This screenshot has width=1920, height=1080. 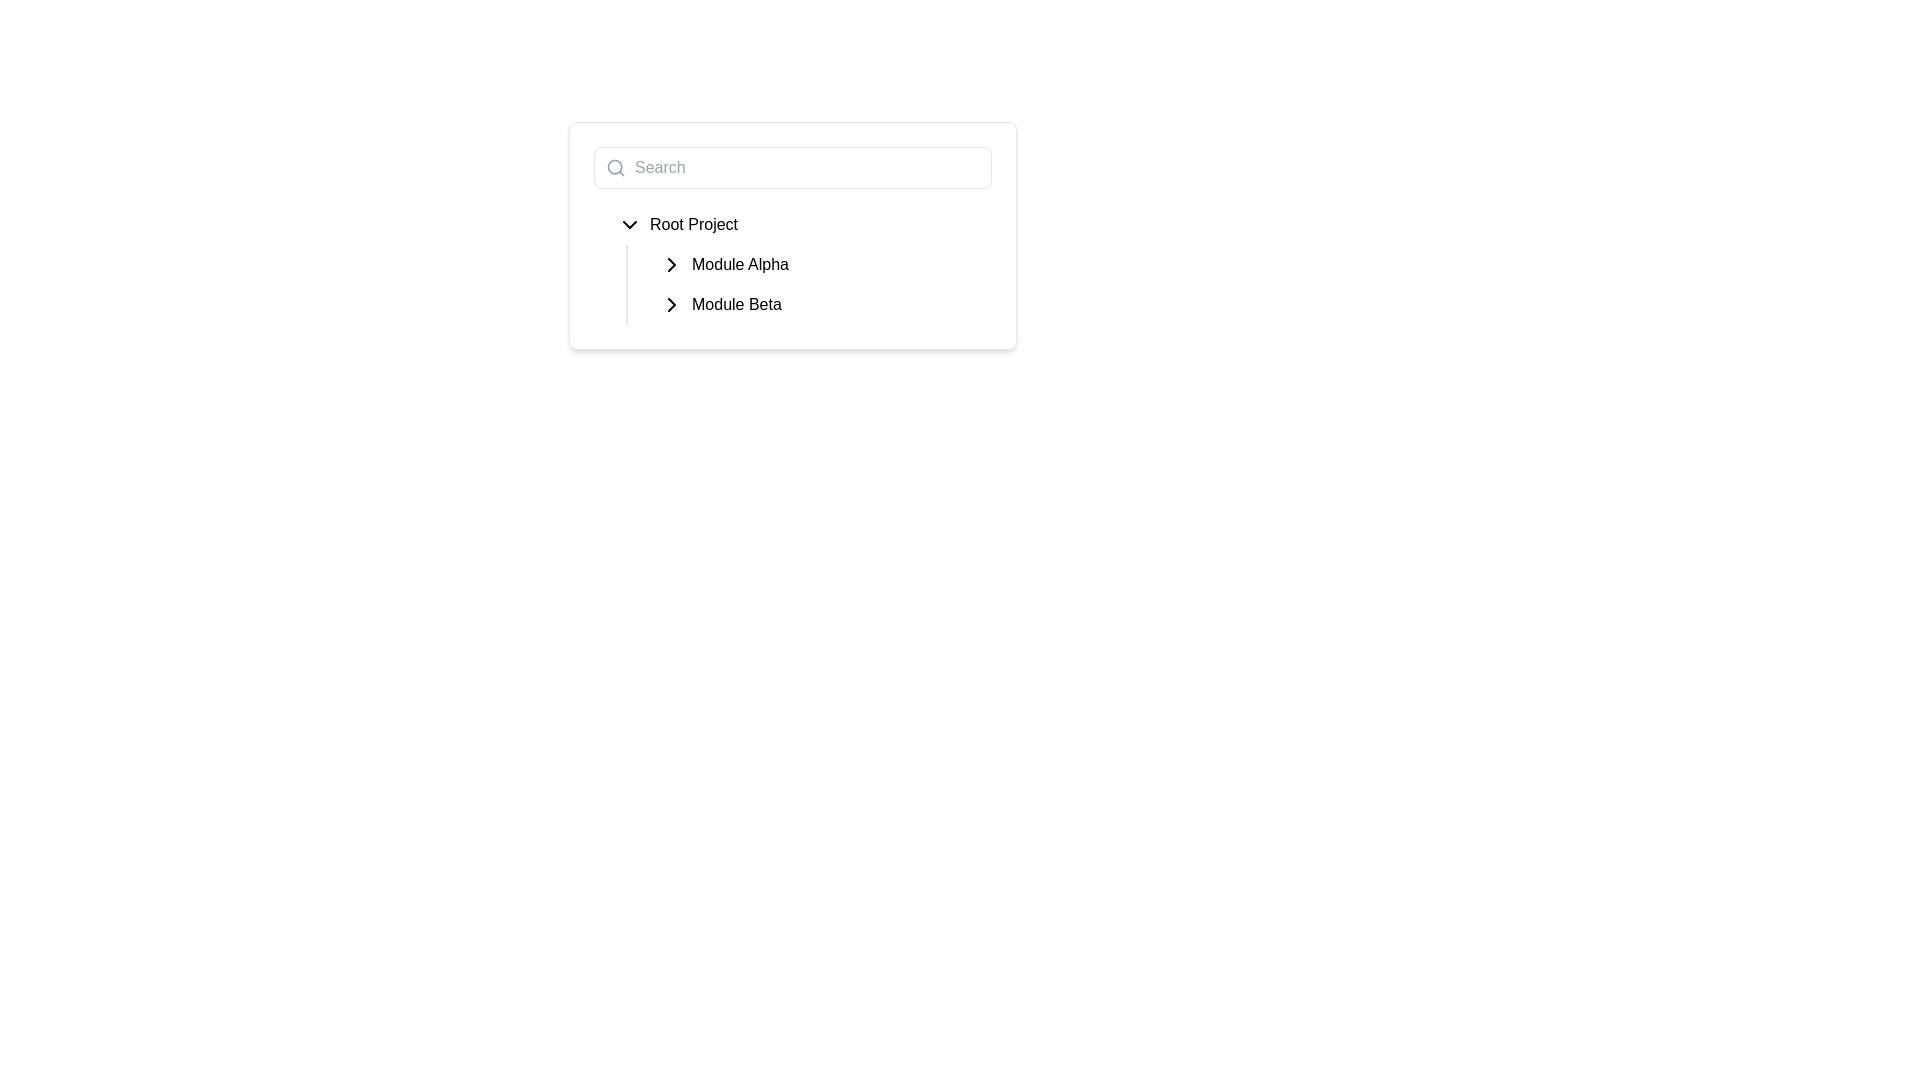 What do you see at coordinates (694, 224) in the screenshot?
I see `the 'Root Project' text label in the hierarchical list` at bounding box center [694, 224].